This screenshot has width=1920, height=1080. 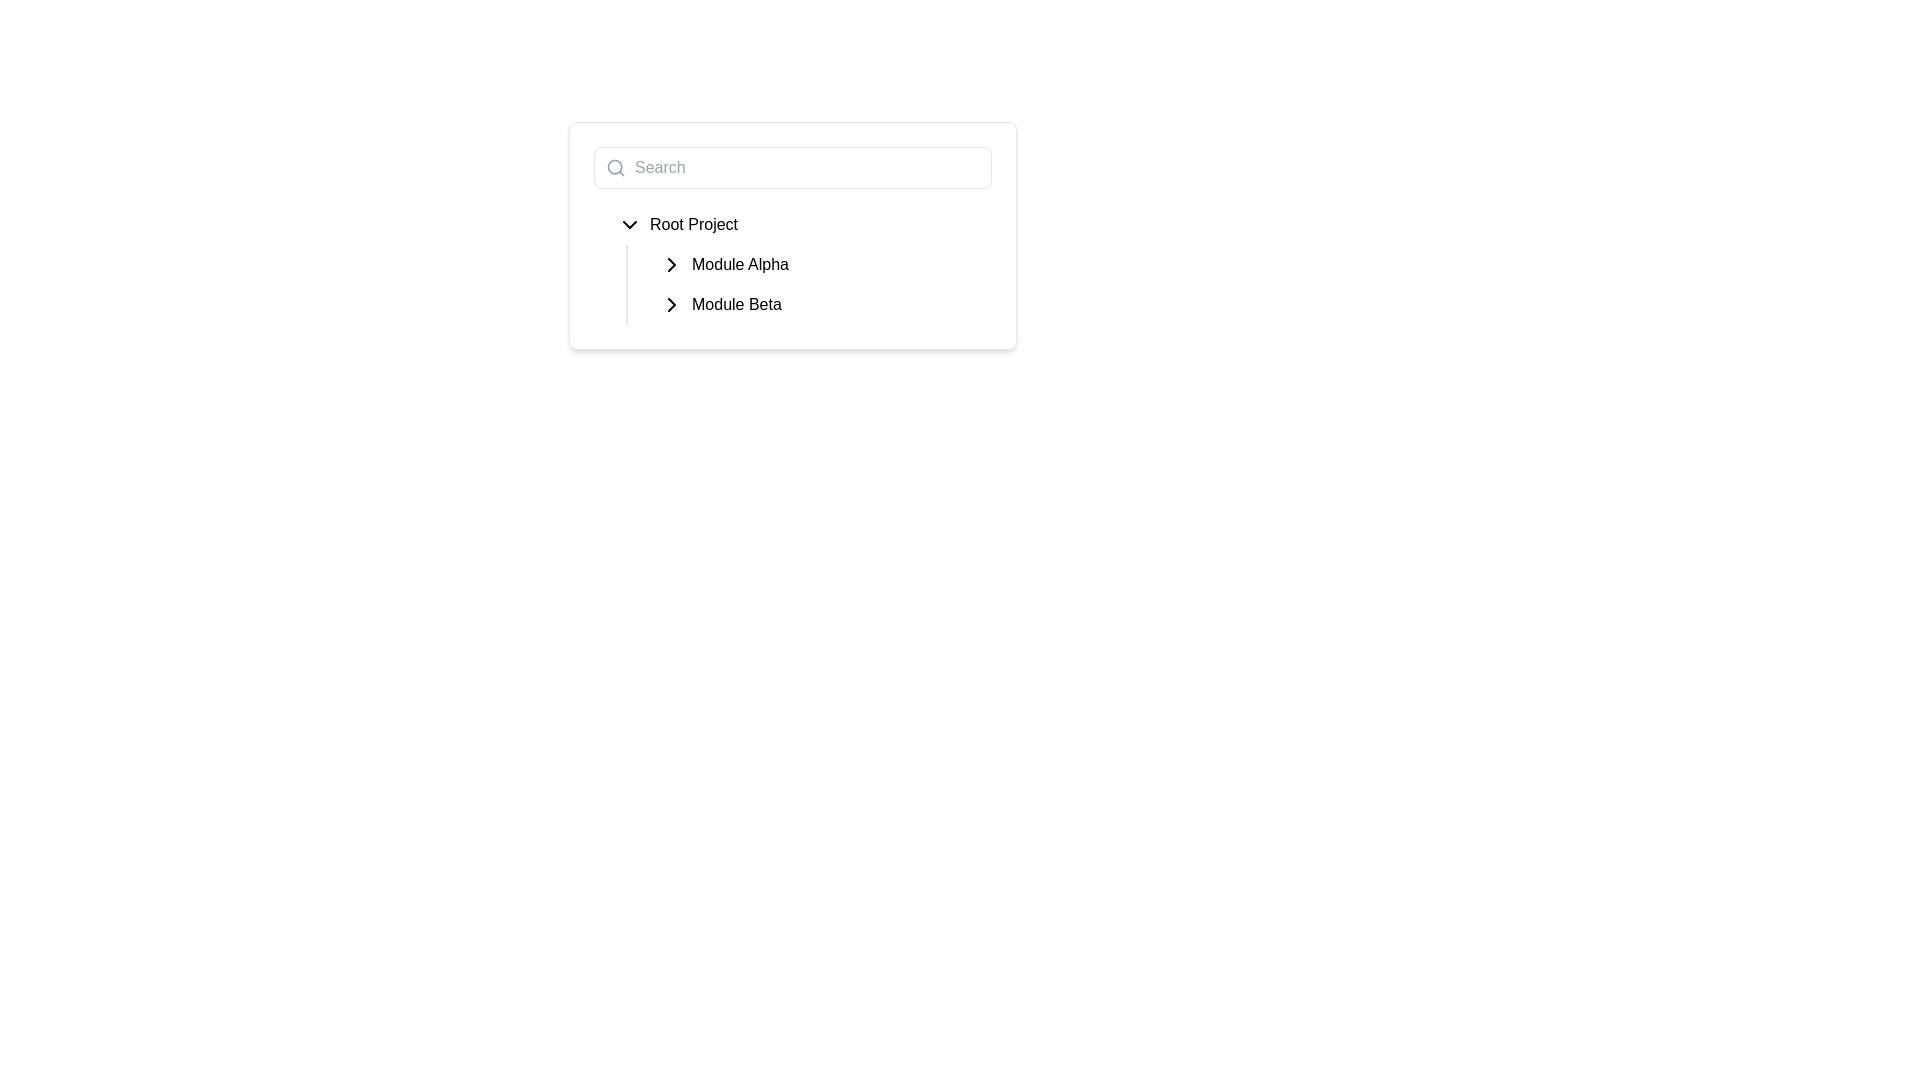 What do you see at coordinates (694, 224) in the screenshot?
I see `the 'Root Project' text label in the hierarchical list` at bounding box center [694, 224].